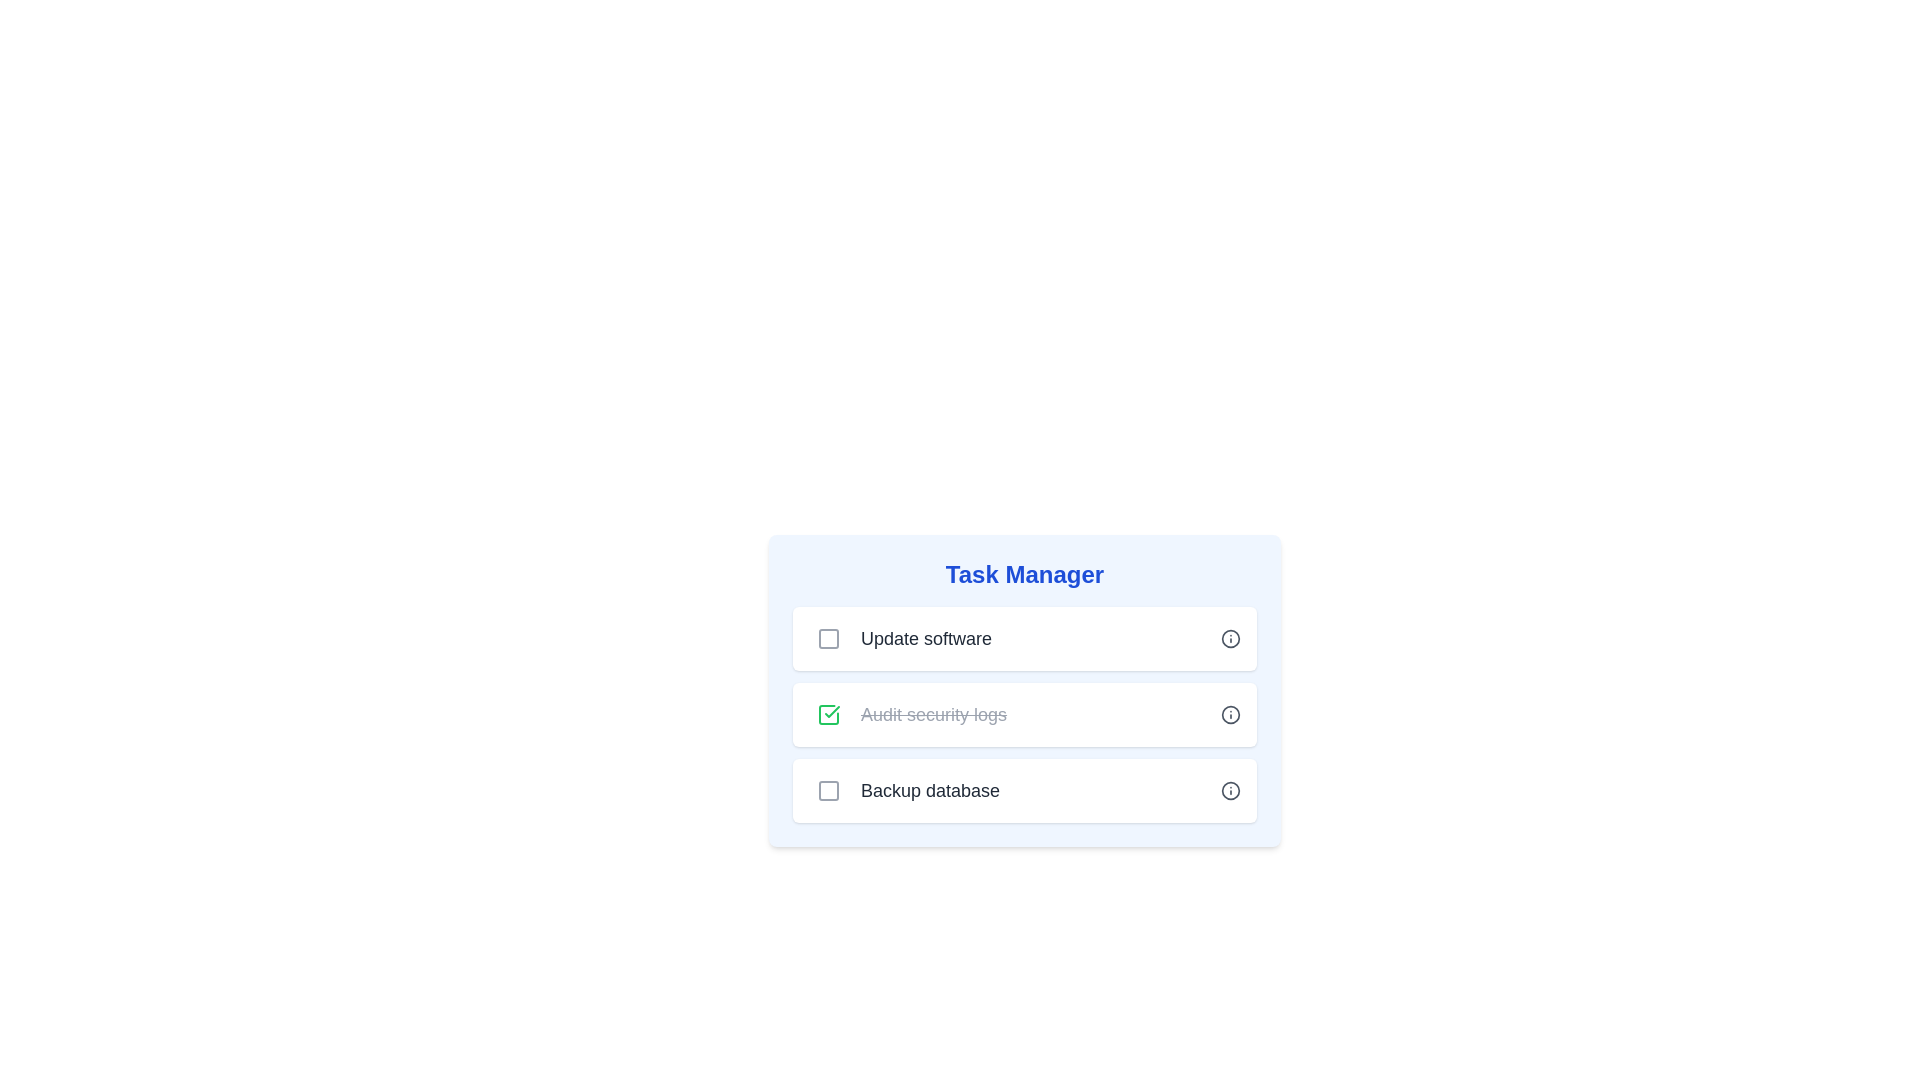  Describe the element at coordinates (829, 639) in the screenshot. I see `the SVG status icon located in the first row of task items in the 'Task Manager' block, next to the text label 'Update software'` at that location.